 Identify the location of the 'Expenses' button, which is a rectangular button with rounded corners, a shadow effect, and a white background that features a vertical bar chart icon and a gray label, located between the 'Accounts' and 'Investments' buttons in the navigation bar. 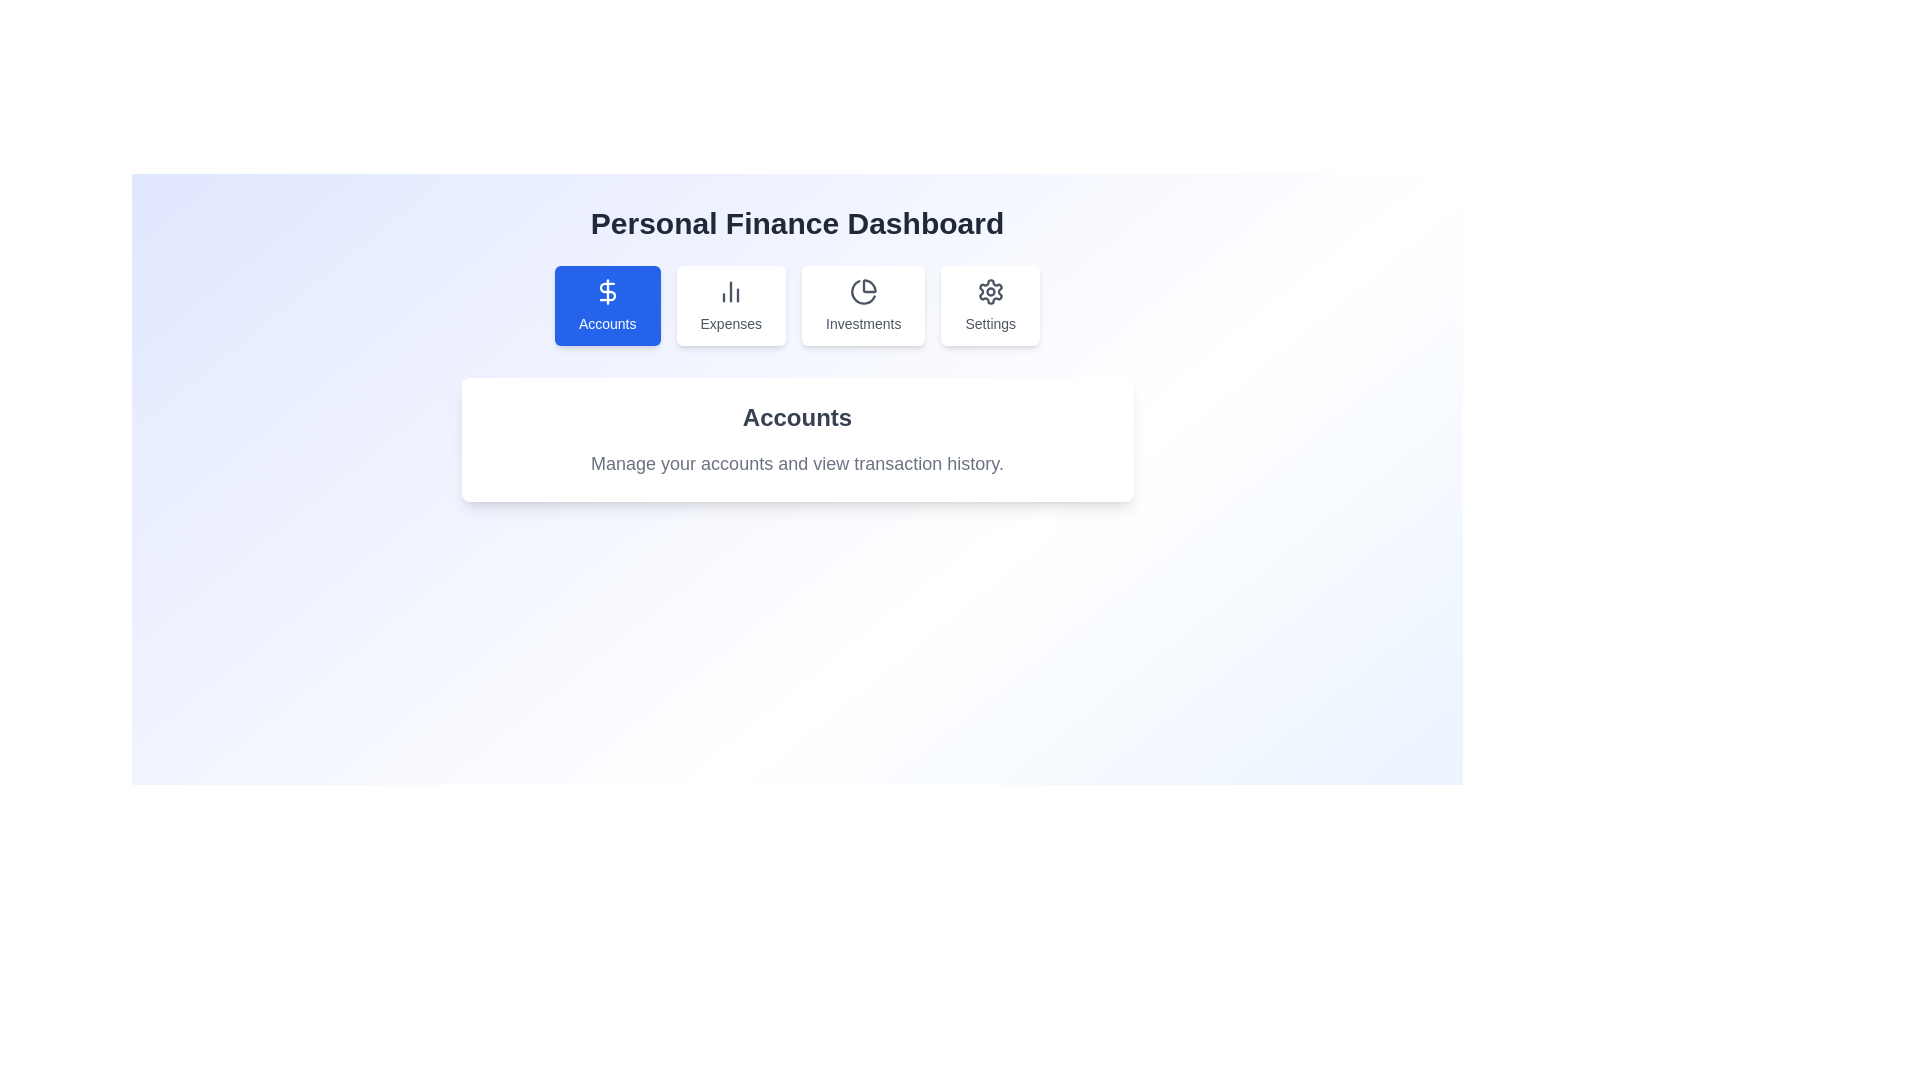
(730, 305).